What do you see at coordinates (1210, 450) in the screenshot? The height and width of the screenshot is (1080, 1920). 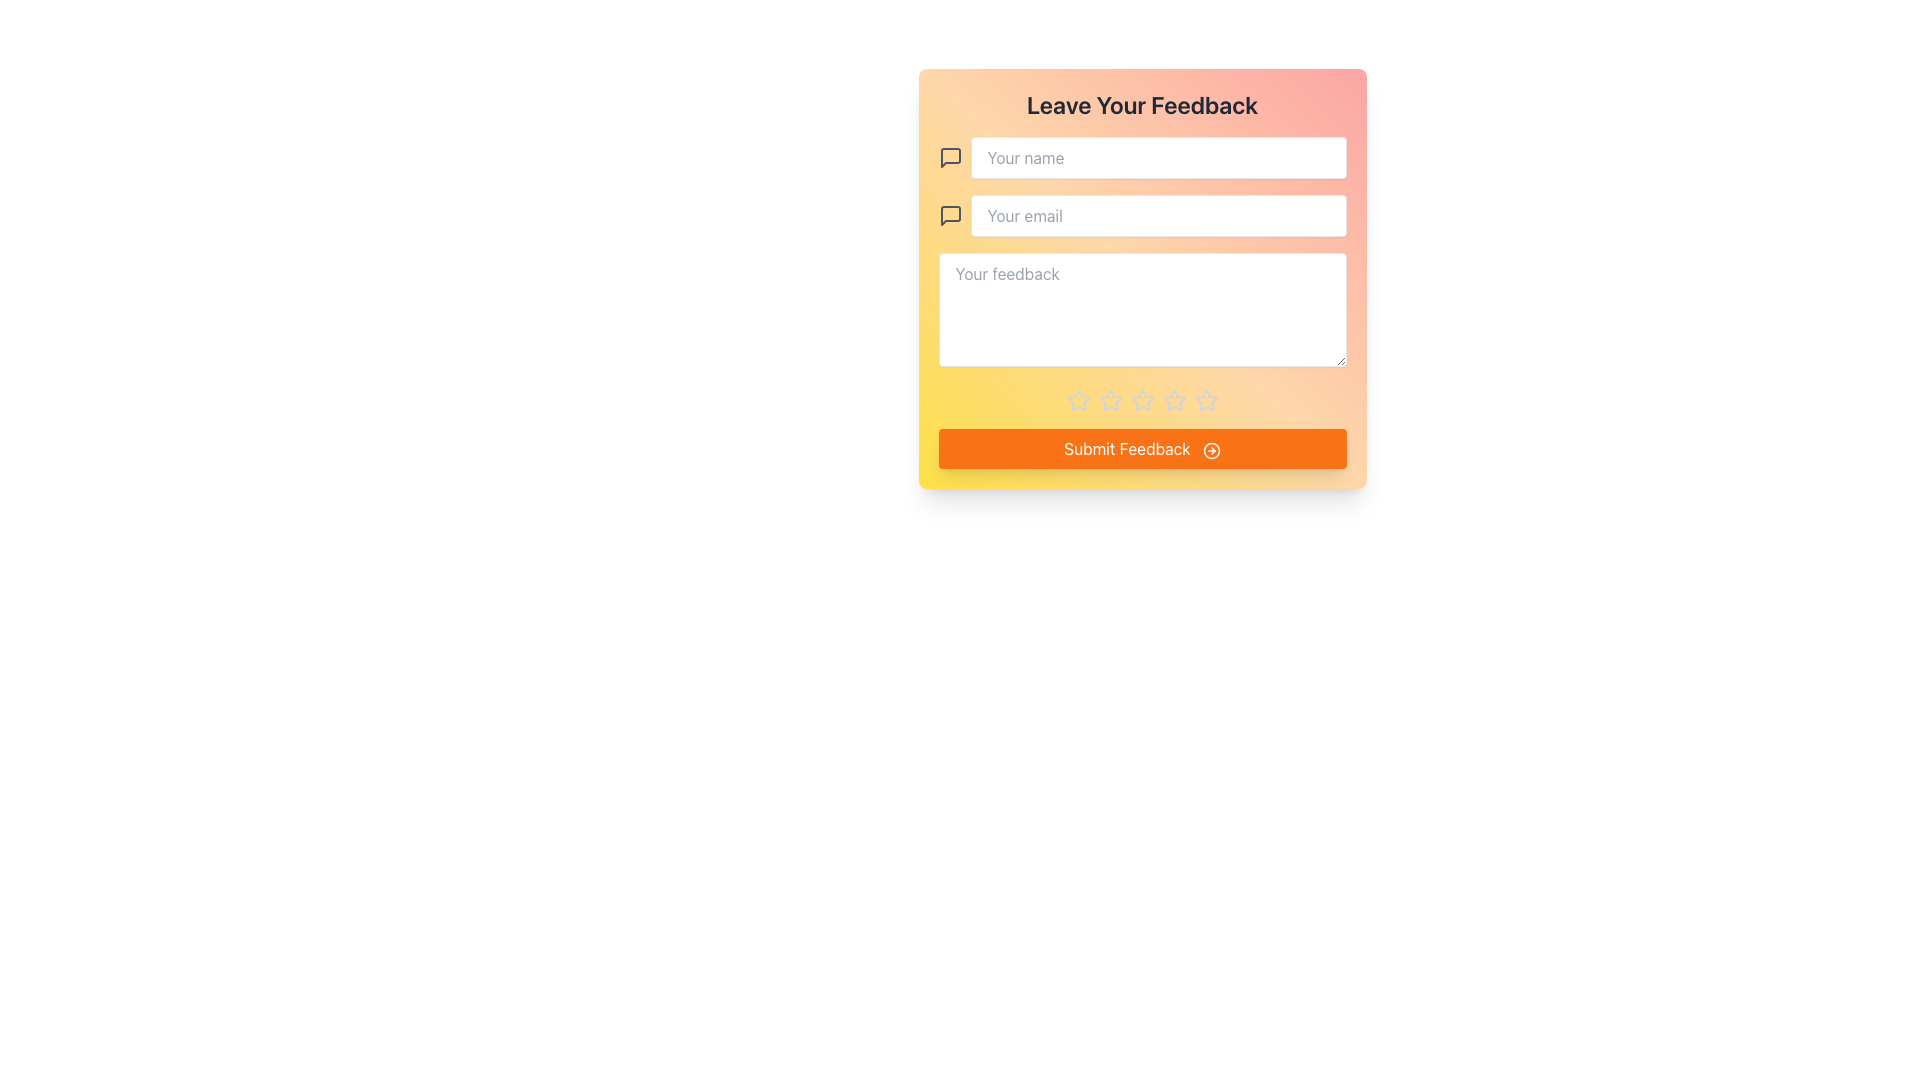 I see `the Circle (SVG Element) that serves as the outer circular border of the 'circle-arrow-right' icon, located near the bottom-right corner of the 'Submit Feedback' button` at bounding box center [1210, 450].